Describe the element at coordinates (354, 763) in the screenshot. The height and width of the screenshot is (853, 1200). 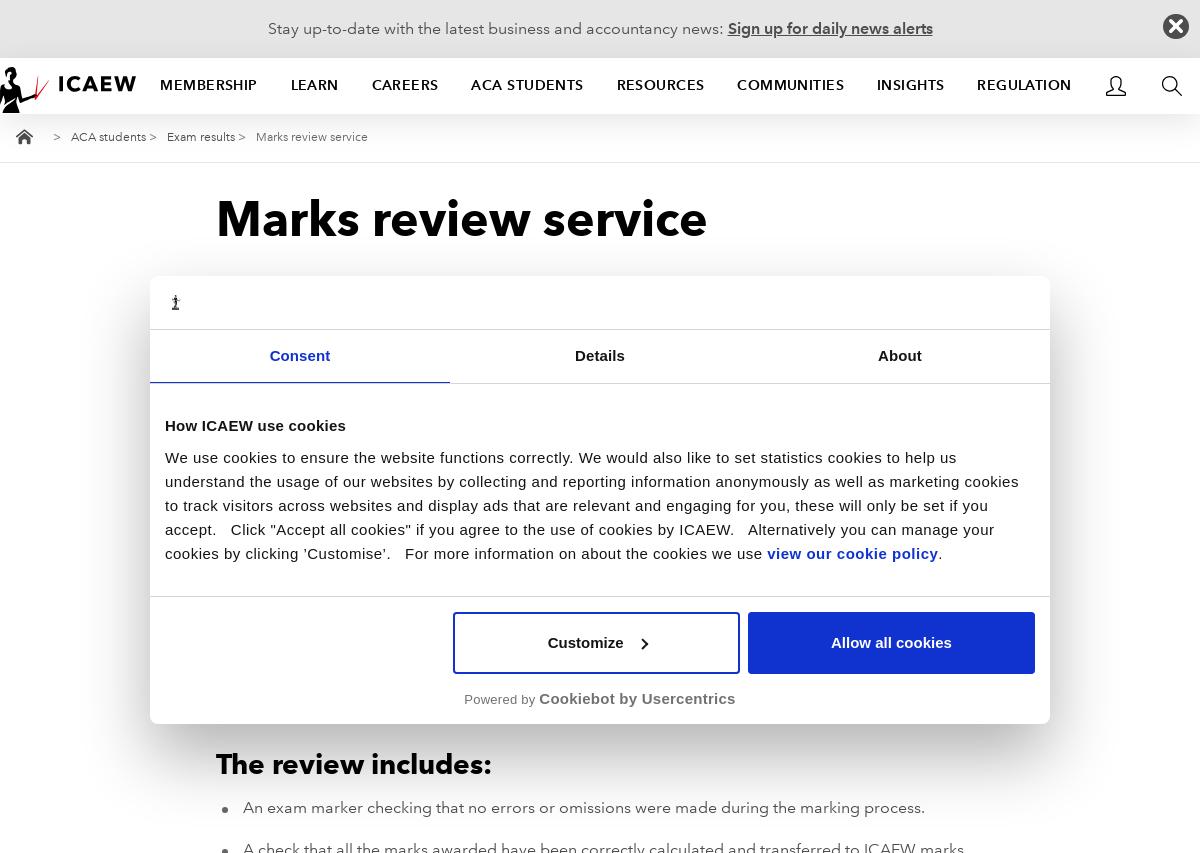
I see `'The review includes:'` at that location.